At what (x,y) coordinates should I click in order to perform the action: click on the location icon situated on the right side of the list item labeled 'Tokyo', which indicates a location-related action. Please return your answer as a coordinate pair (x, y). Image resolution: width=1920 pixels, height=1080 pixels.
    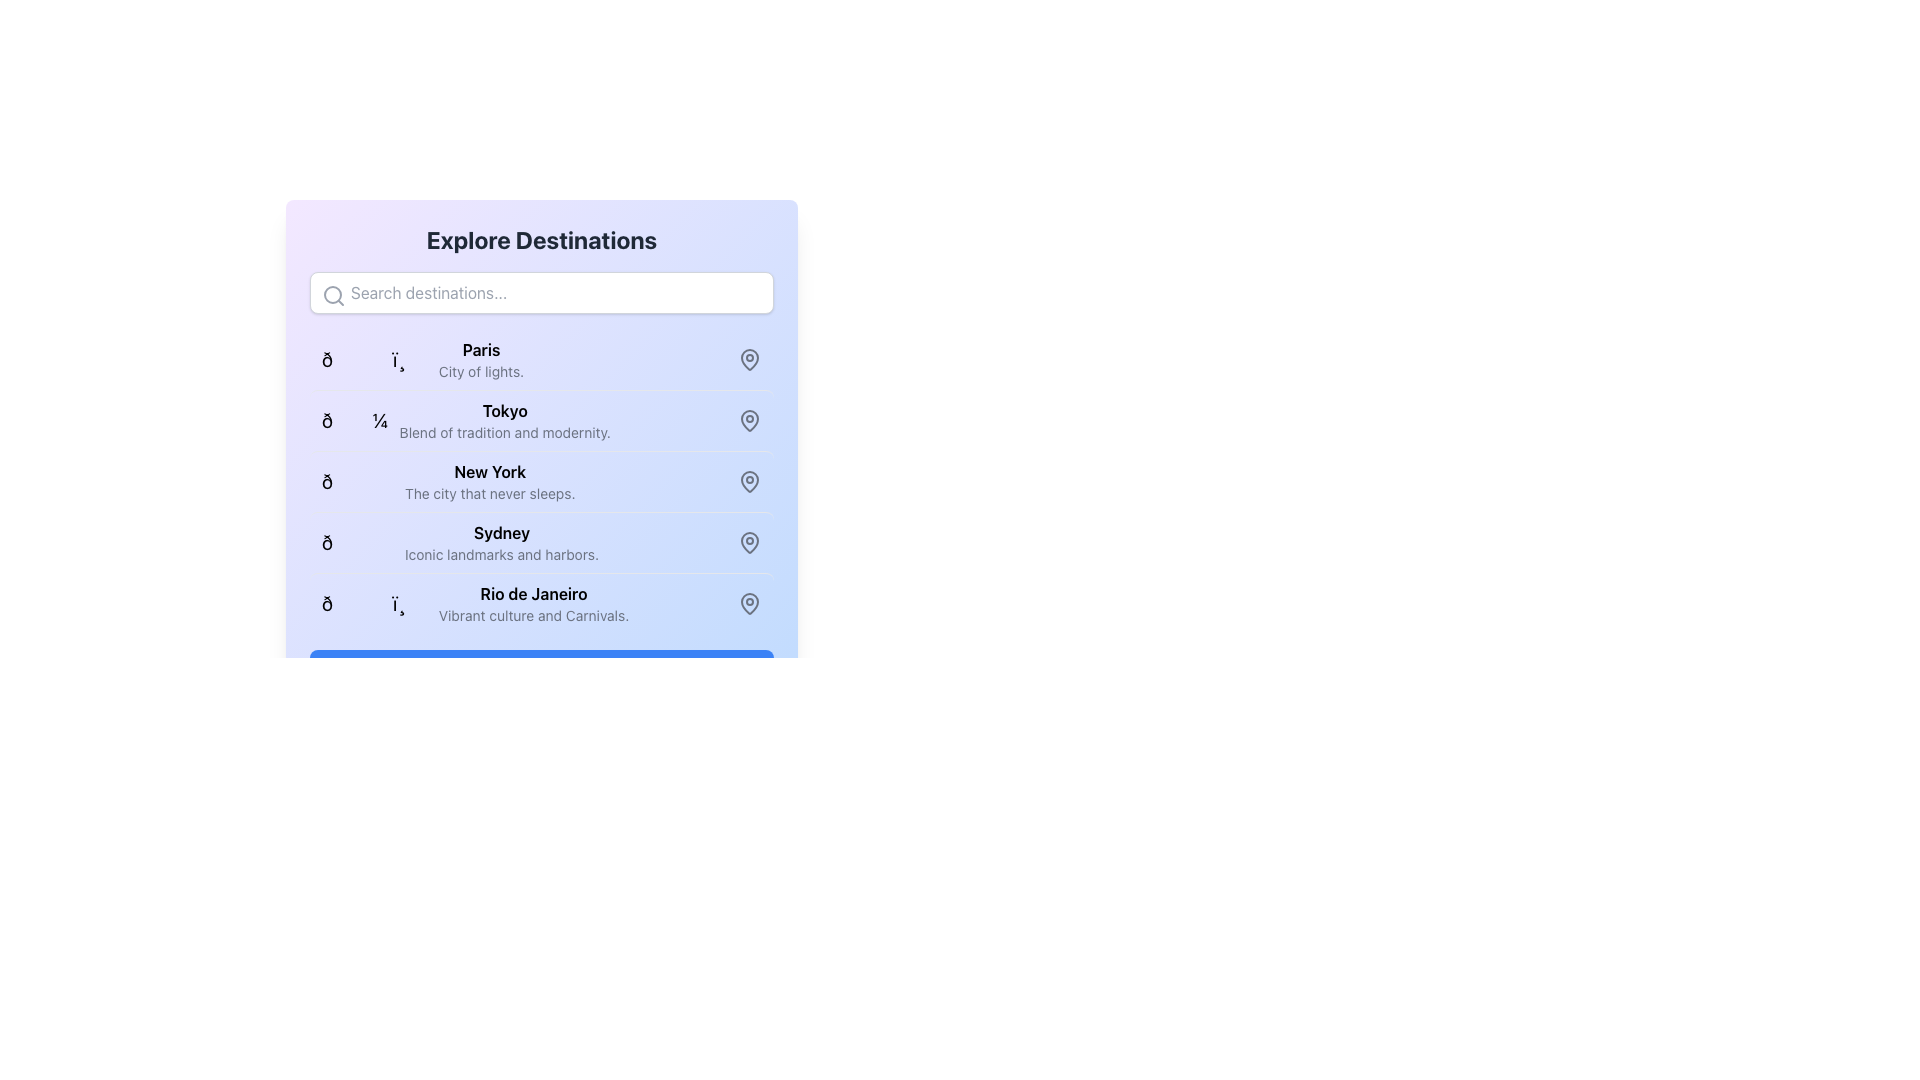
    Looking at the image, I should click on (748, 419).